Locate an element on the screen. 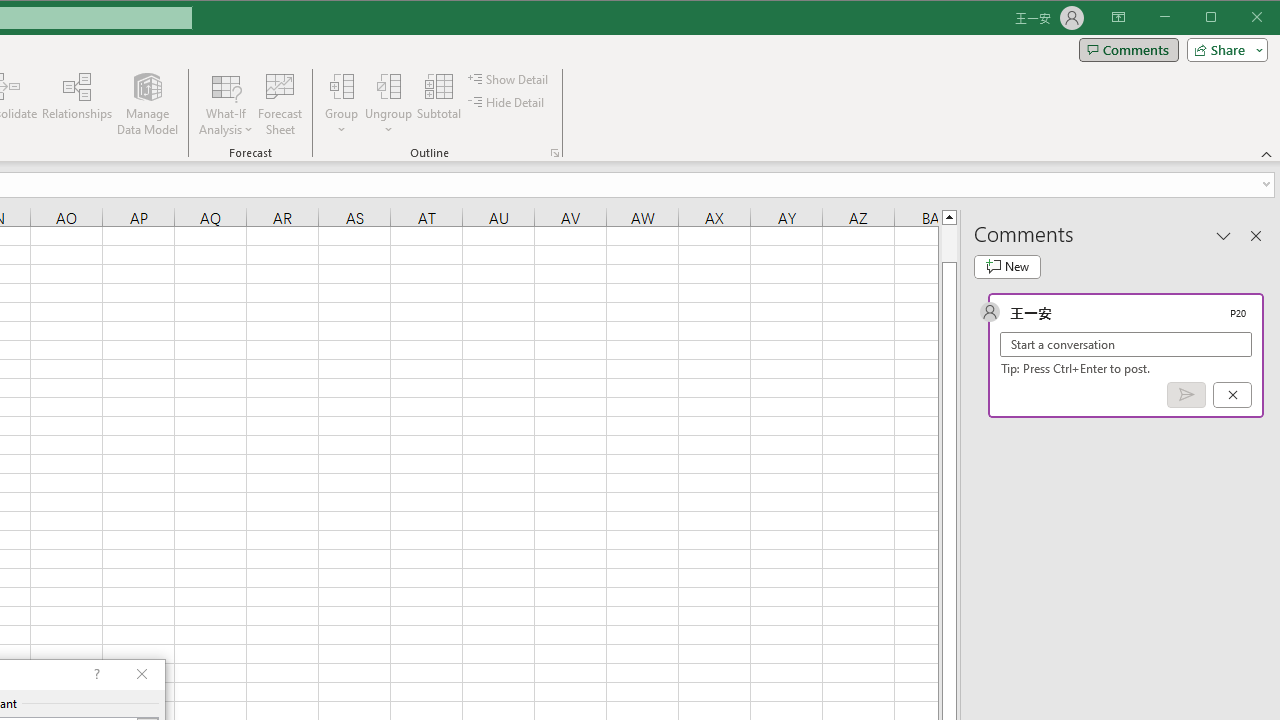  'Group...' is located at coordinates (342, 104).